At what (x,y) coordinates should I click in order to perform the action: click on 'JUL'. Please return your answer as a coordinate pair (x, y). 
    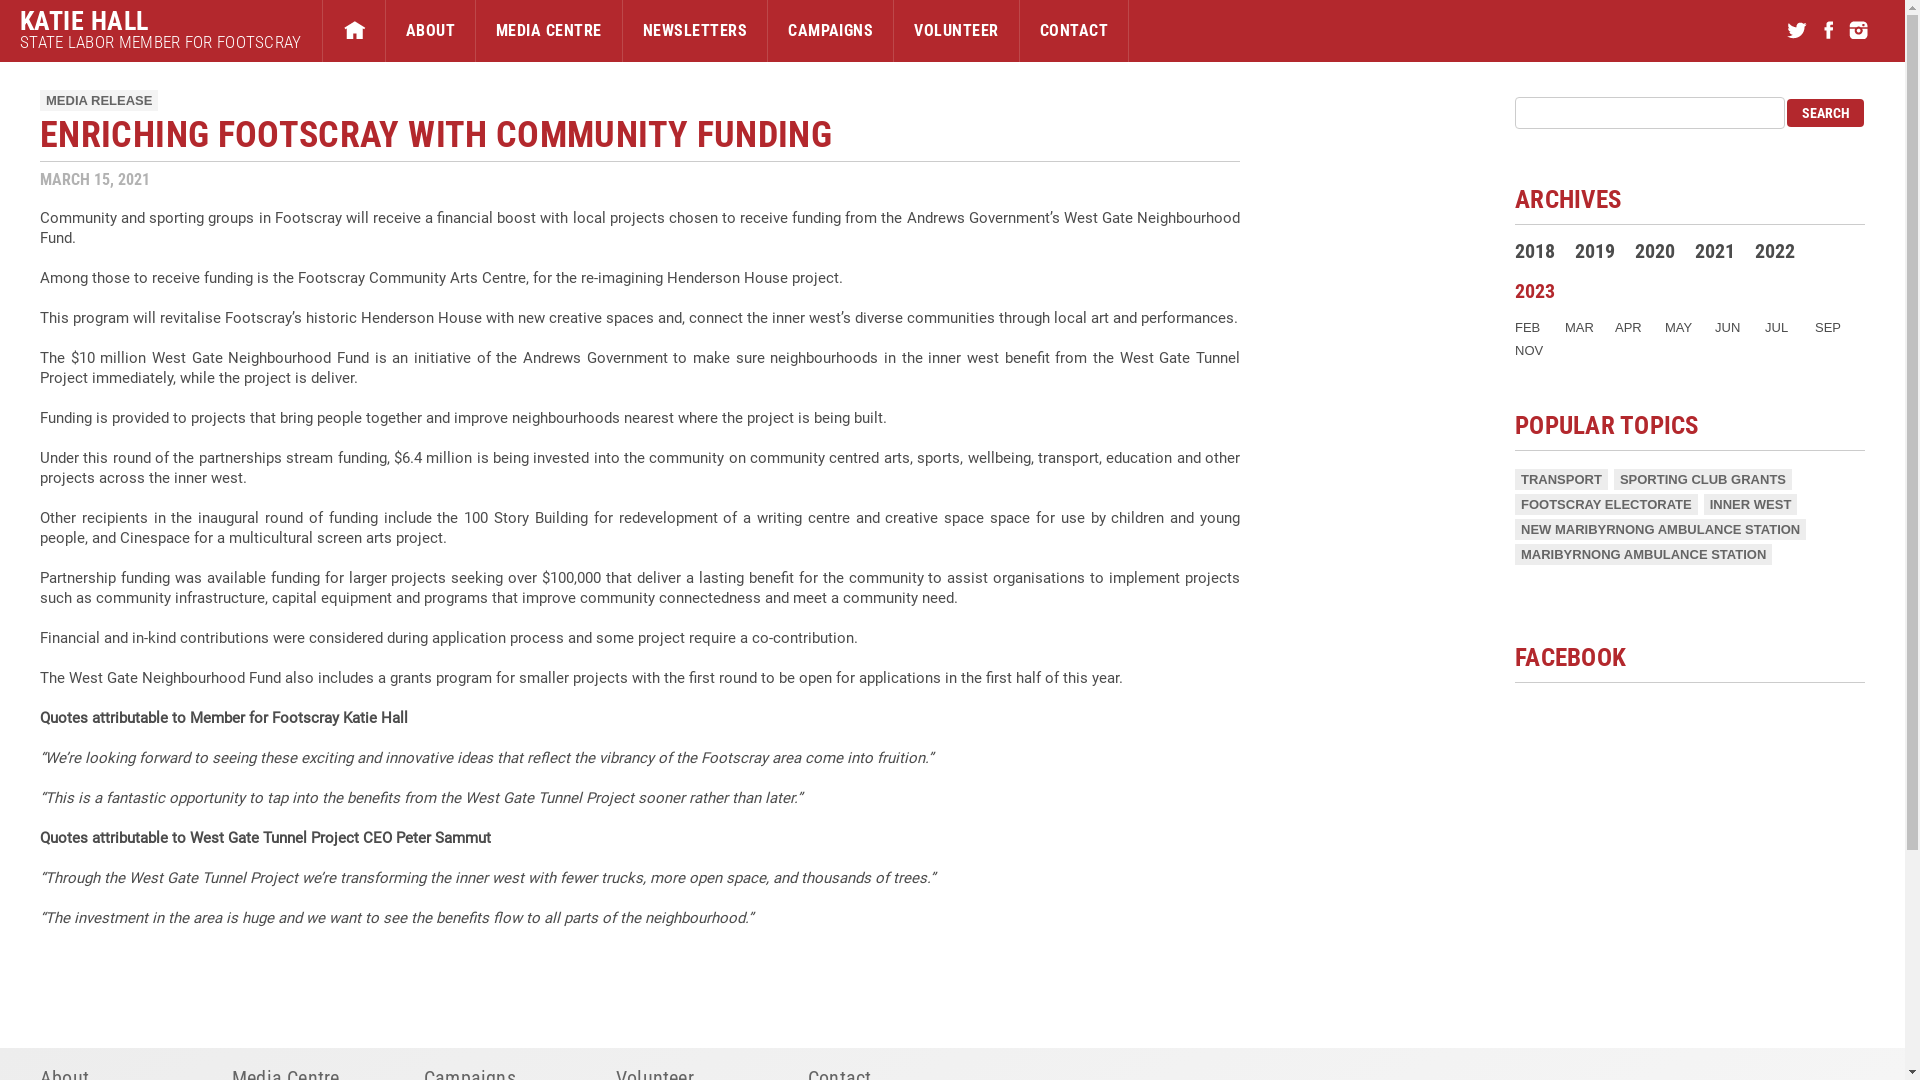
    Looking at the image, I should click on (1776, 326).